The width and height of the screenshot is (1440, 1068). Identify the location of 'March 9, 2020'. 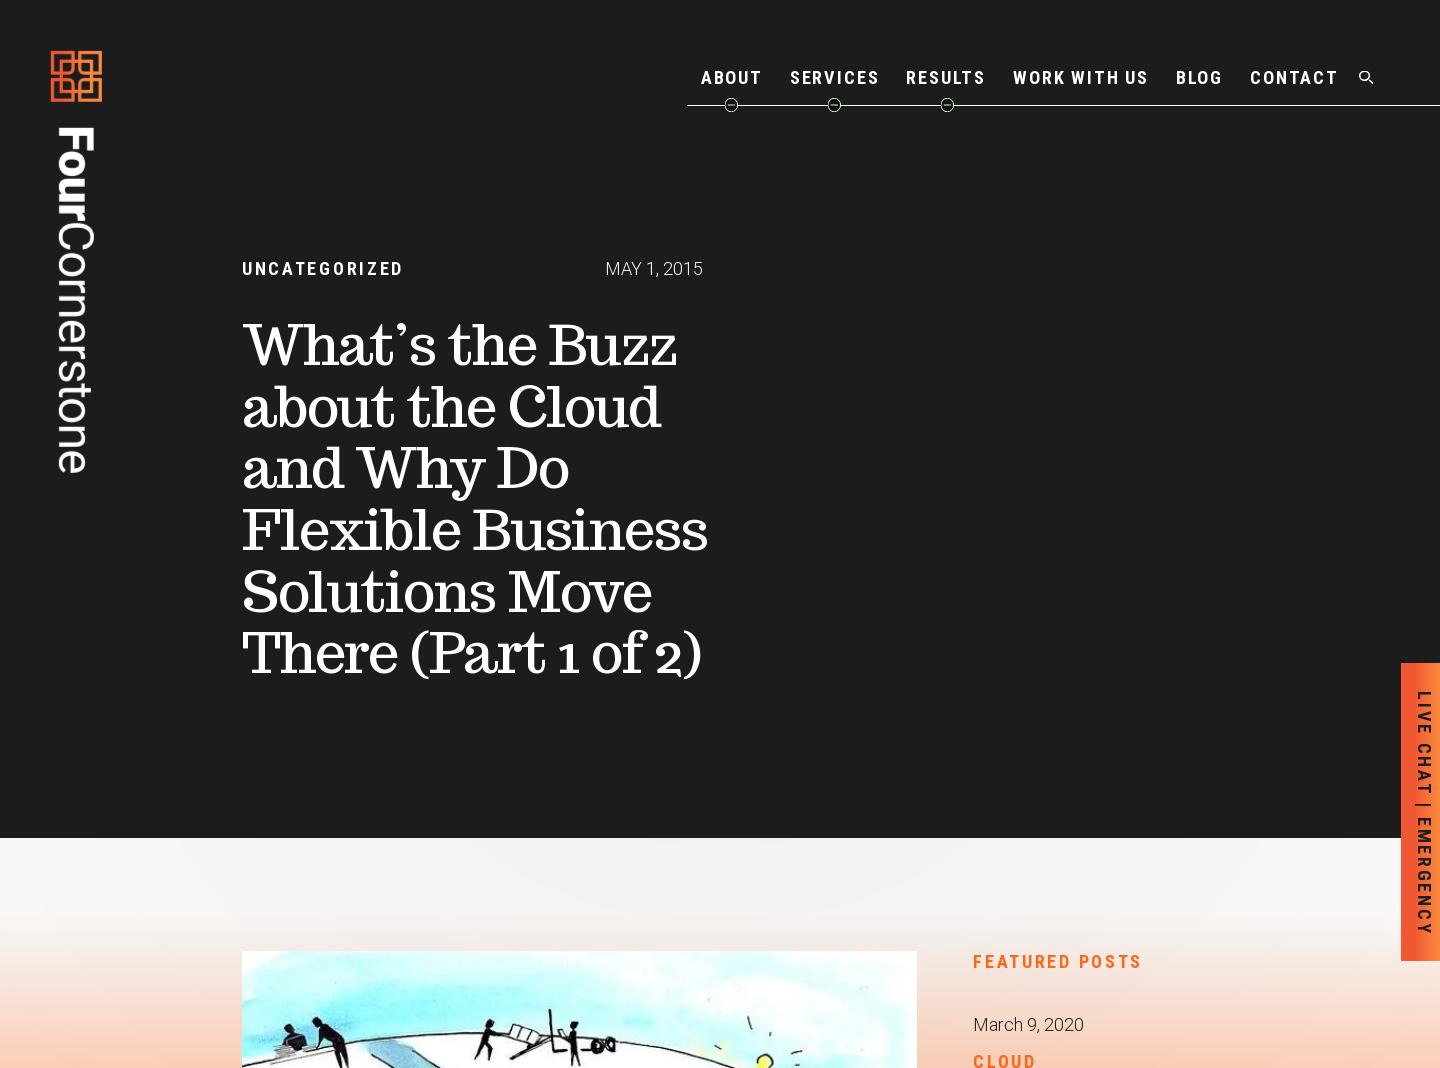
(1028, 1024).